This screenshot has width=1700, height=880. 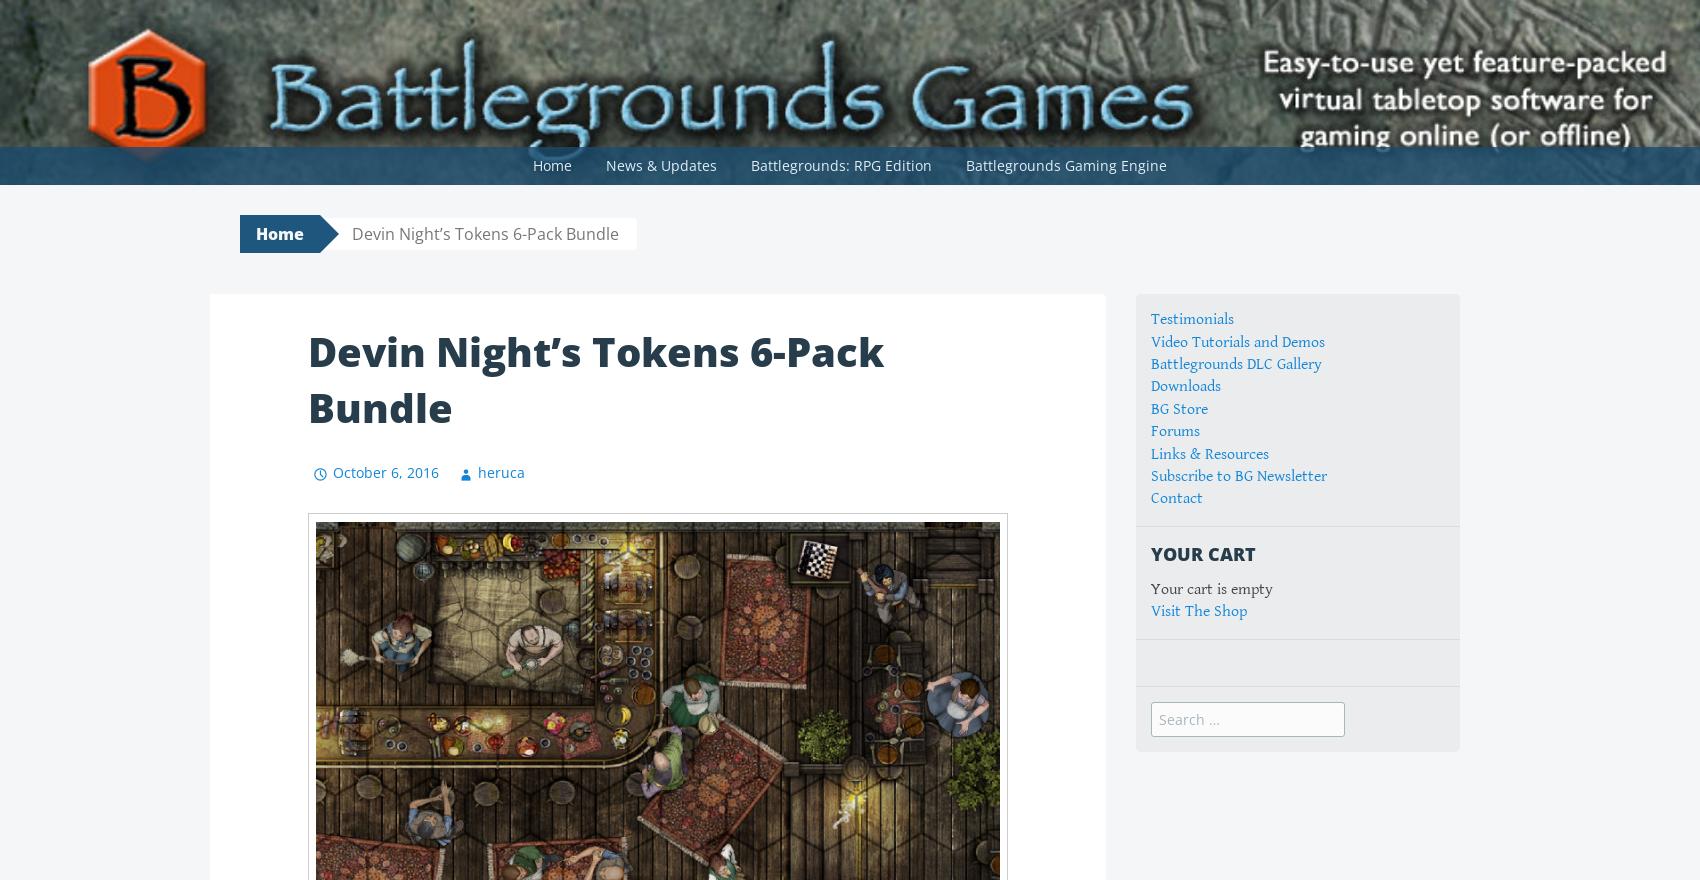 What do you see at coordinates (1066, 164) in the screenshot?
I see `'Battlegrounds Gaming Engine'` at bounding box center [1066, 164].